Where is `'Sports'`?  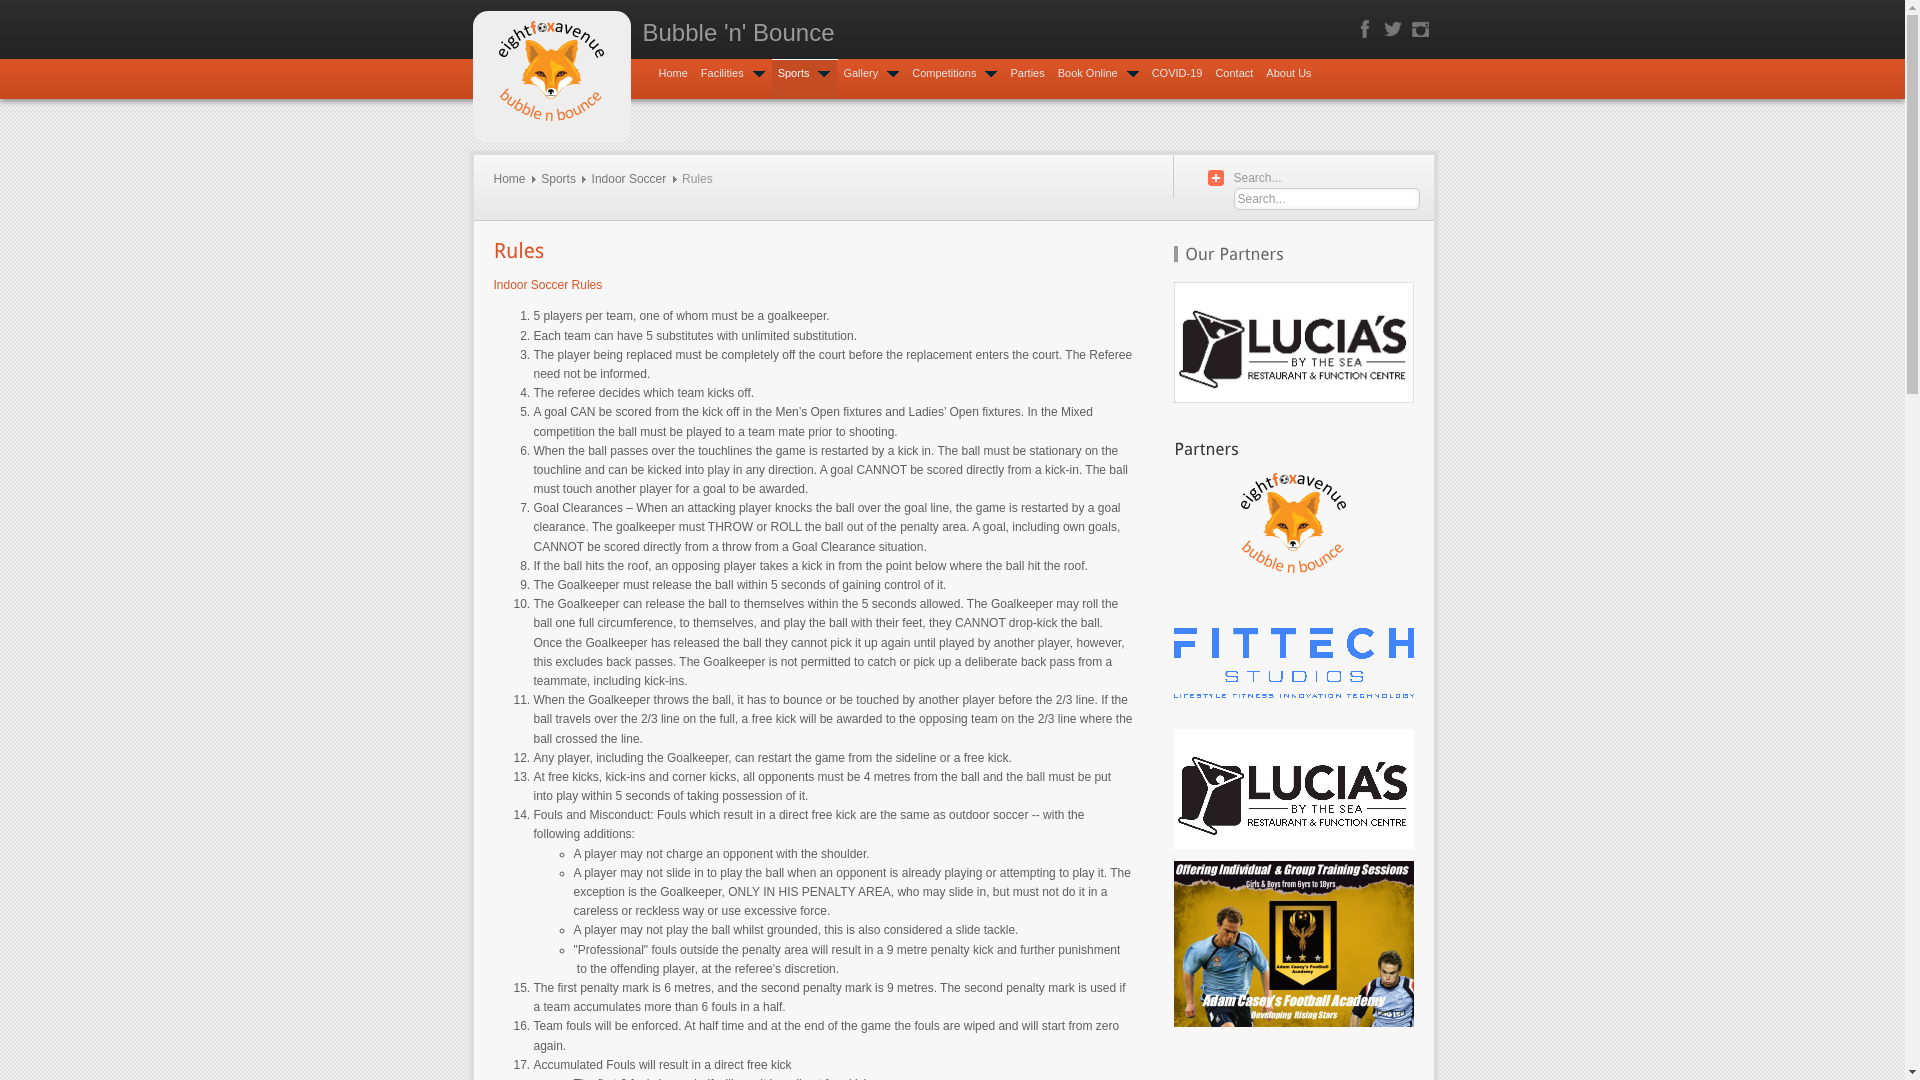
'Sports' is located at coordinates (558, 177).